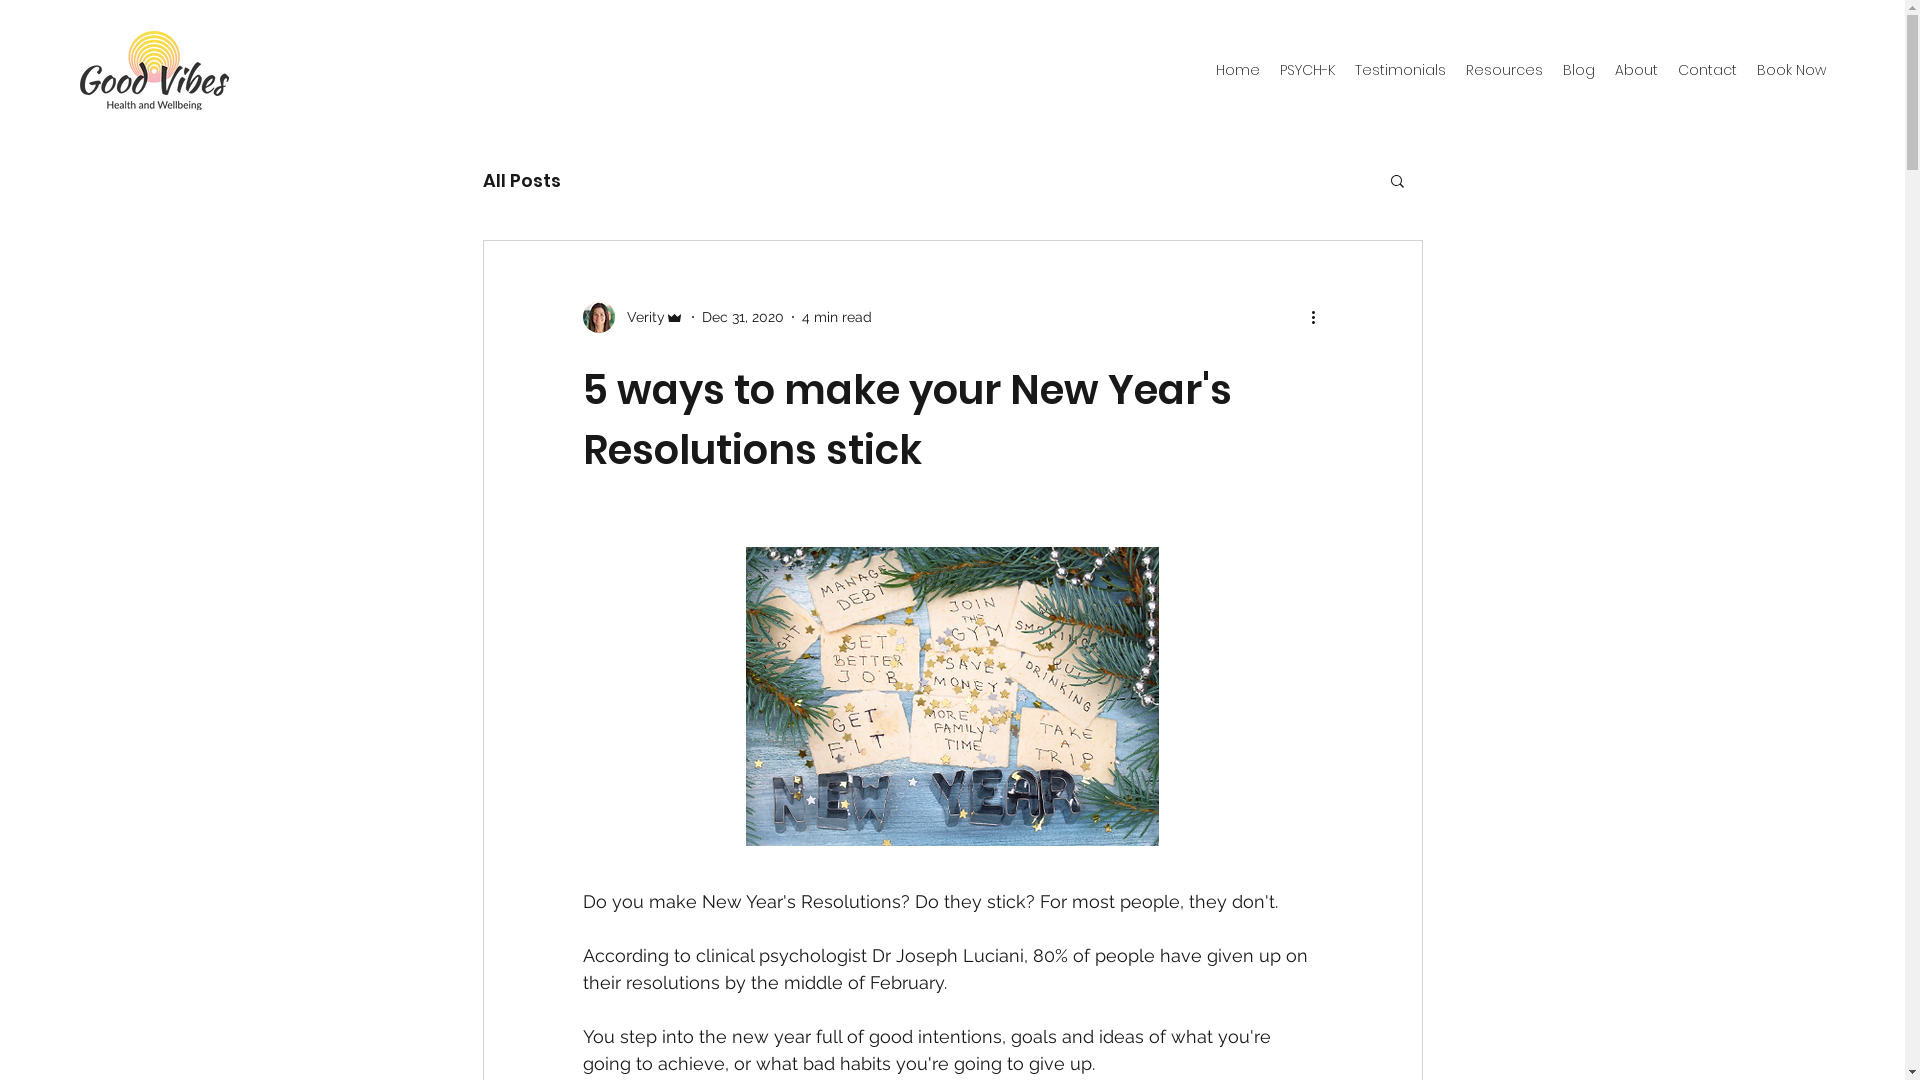 The image size is (1920, 1080). What do you see at coordinates (1504, 69) in the screenshot?
I see `'Resources'` at bounding box center [1504, 69].